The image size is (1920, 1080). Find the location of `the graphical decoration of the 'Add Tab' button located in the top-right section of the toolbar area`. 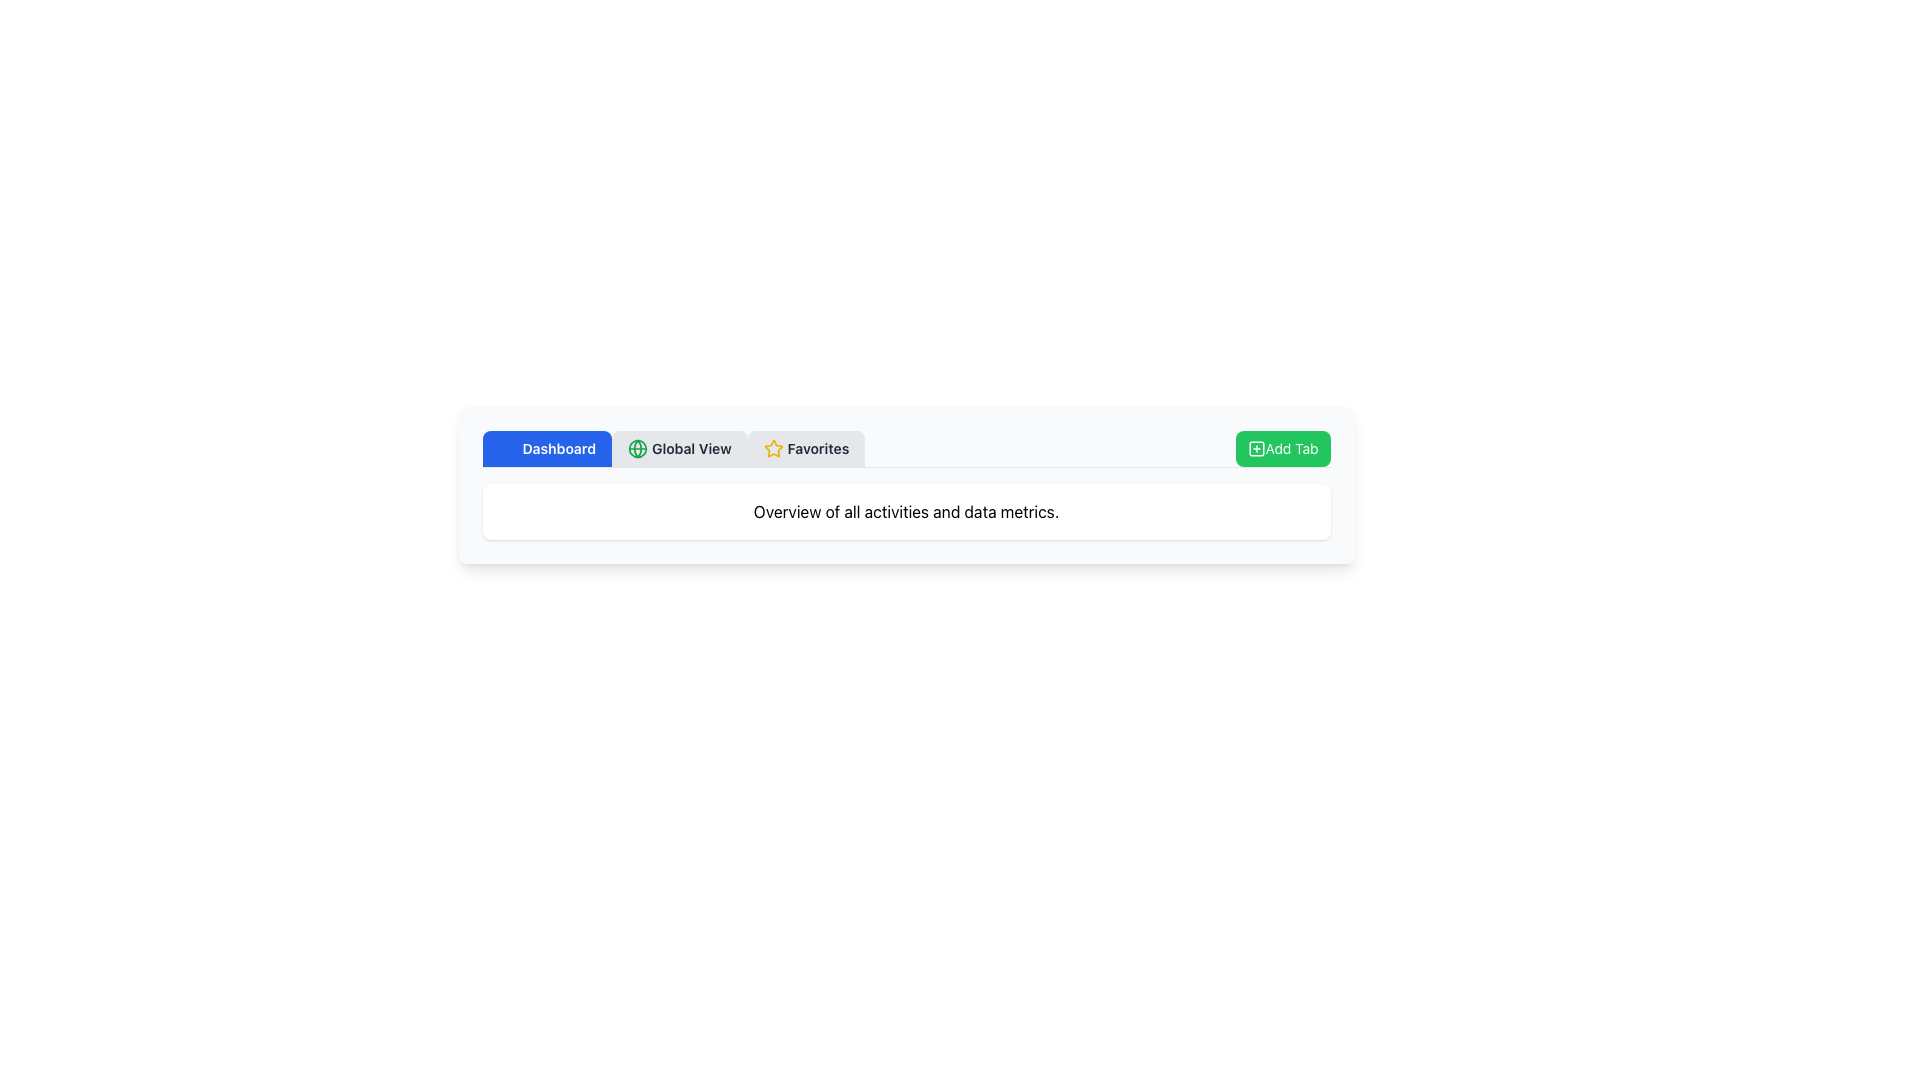

the graphical decoration of the 'Add Tab' button located in the top-right section of the toolbar area is located at coordinates (1255, 447).